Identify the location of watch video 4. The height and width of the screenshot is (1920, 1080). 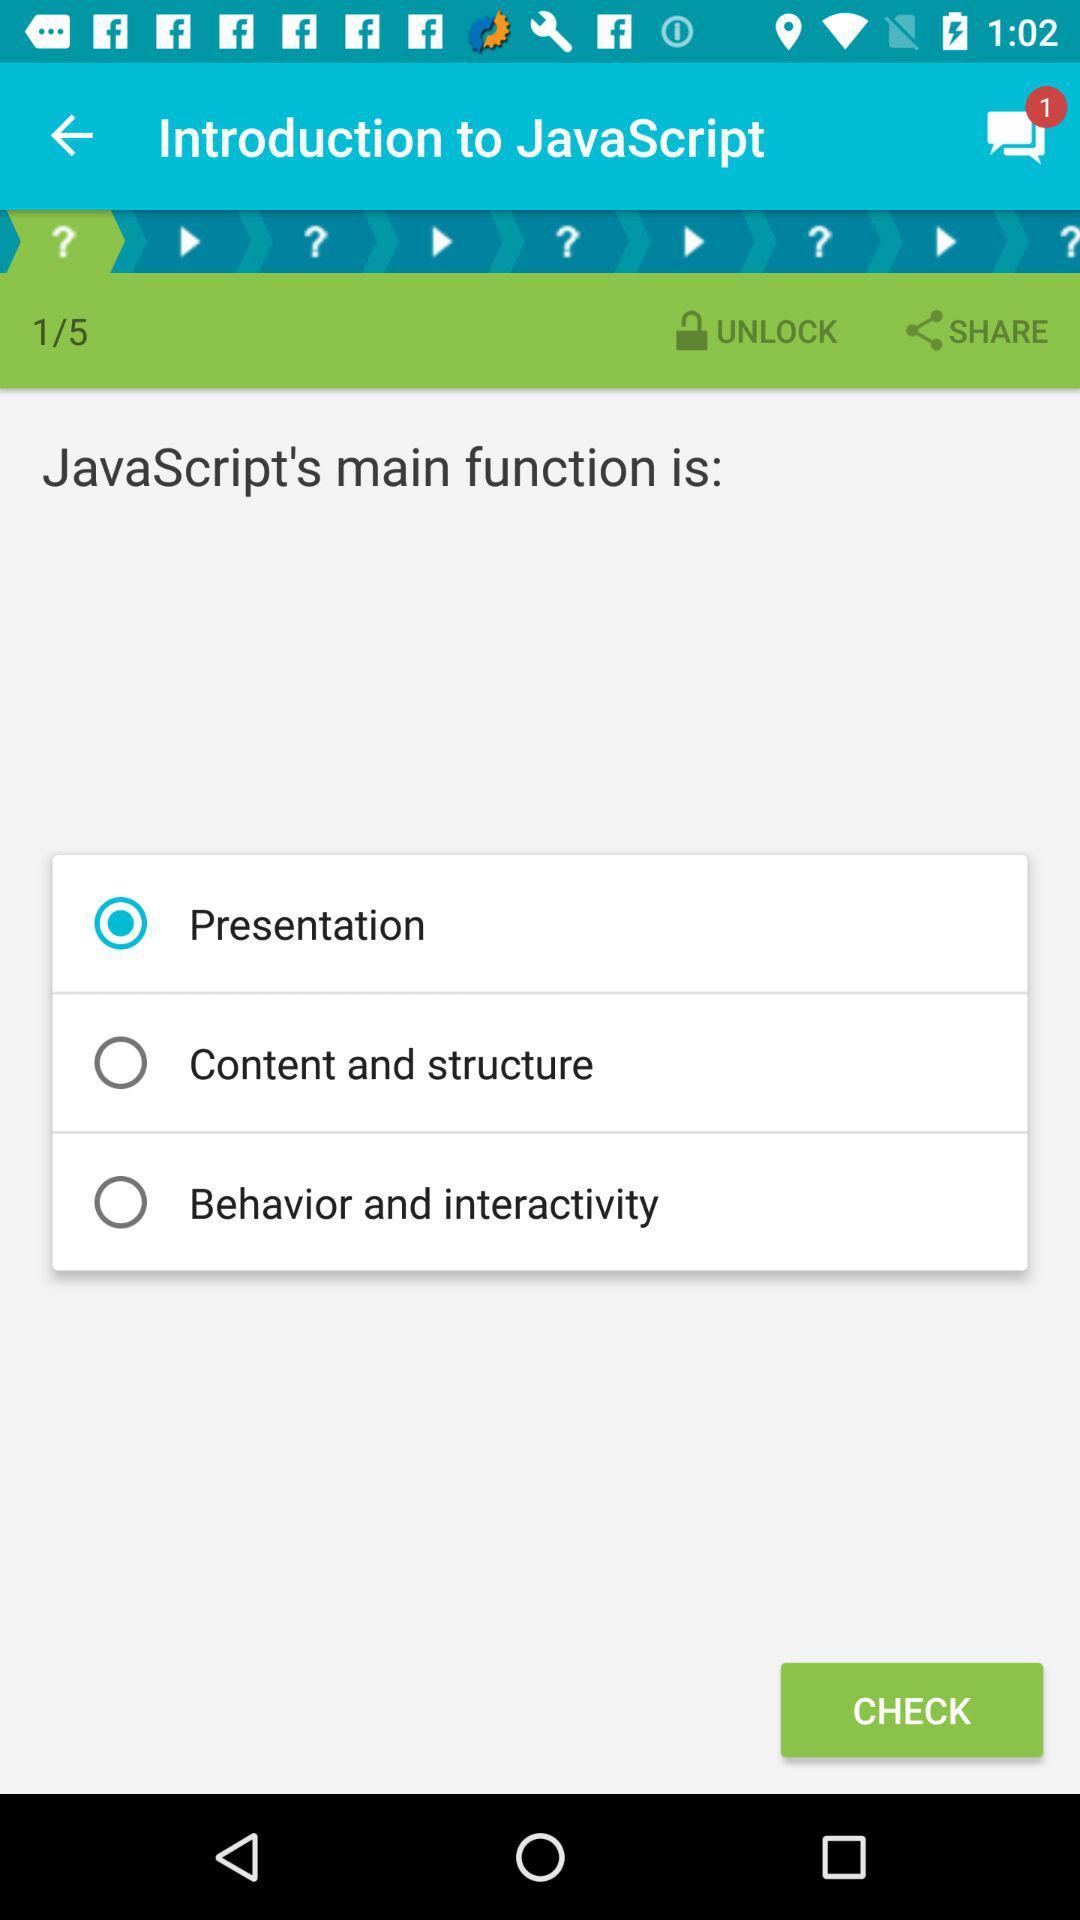
(945, 240).